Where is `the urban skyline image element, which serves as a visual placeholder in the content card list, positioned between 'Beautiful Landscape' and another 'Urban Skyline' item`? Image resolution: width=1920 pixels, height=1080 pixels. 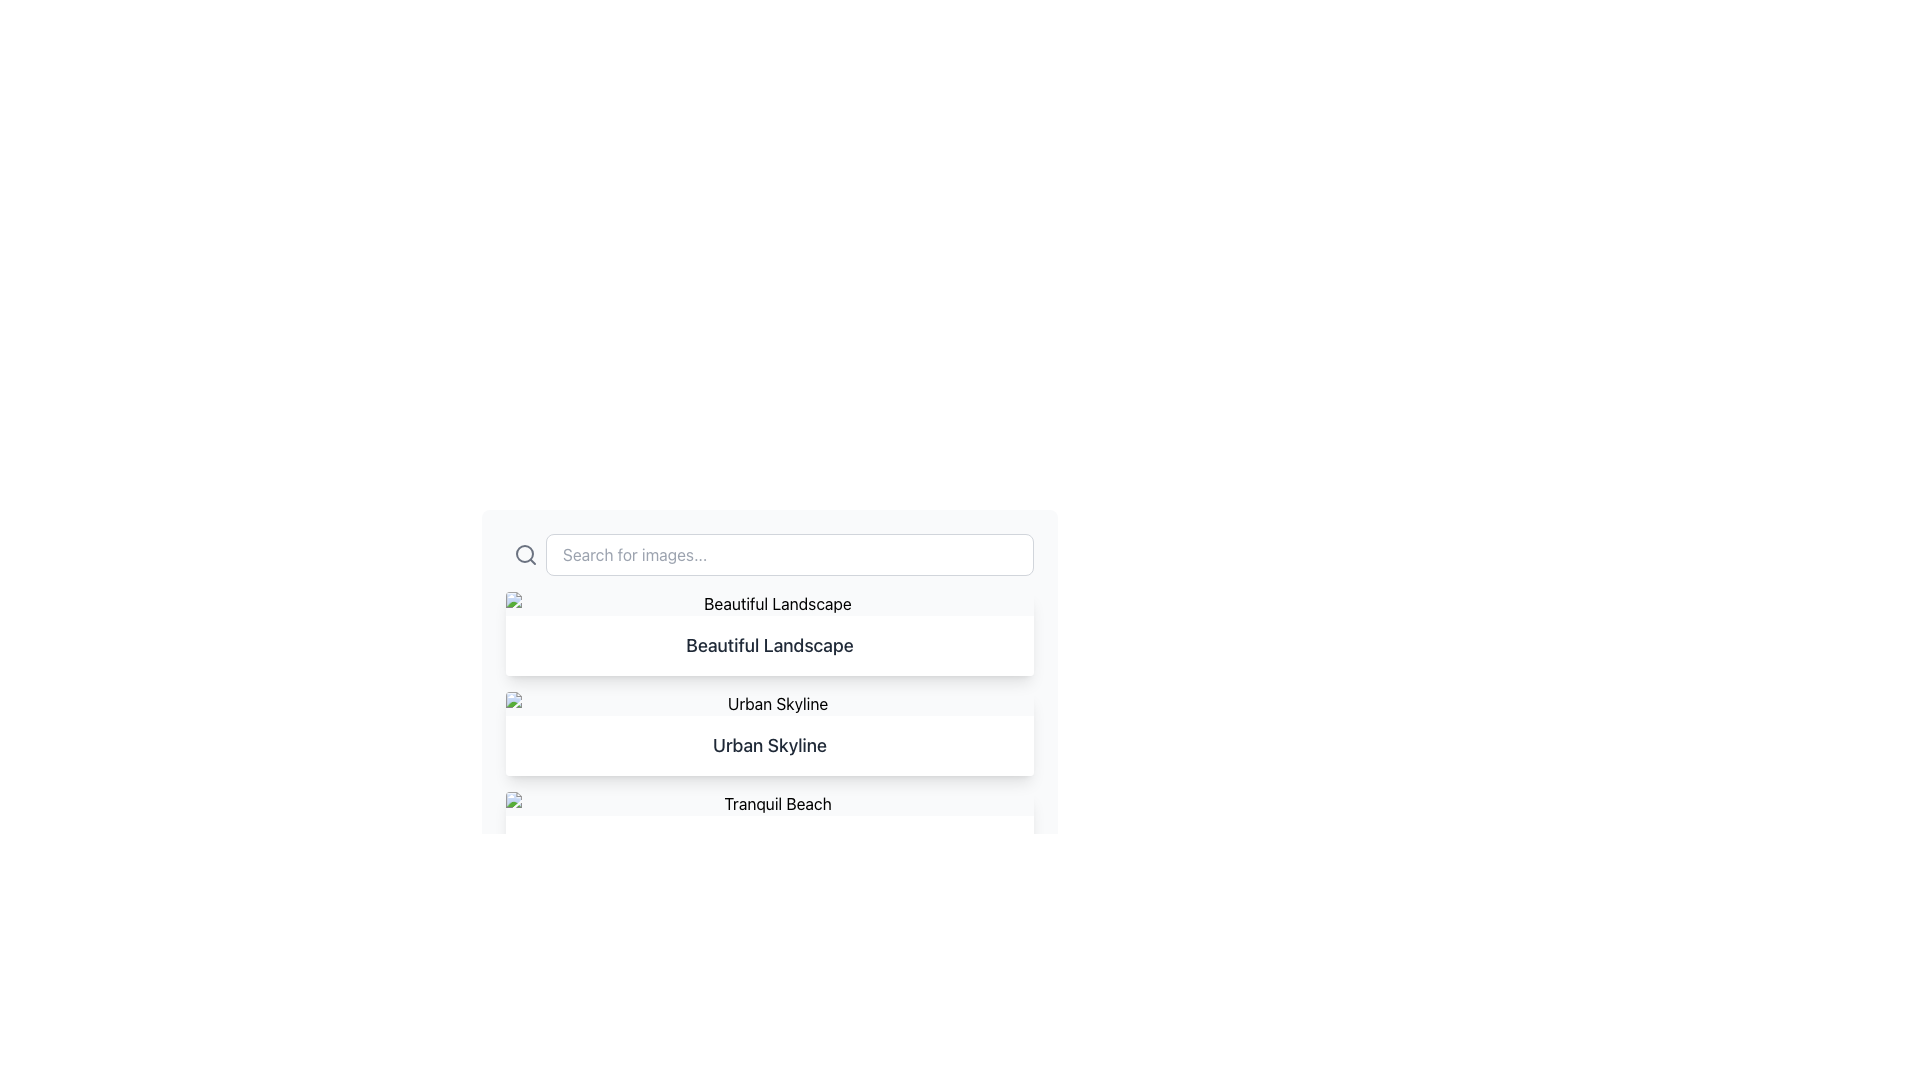 the urban skyline image element, which serves as a visual placeholder in the content card list, positioned between 'Beautiful Landscape' and another 'Urban Skyline' item is located at coordinates (768, 703).